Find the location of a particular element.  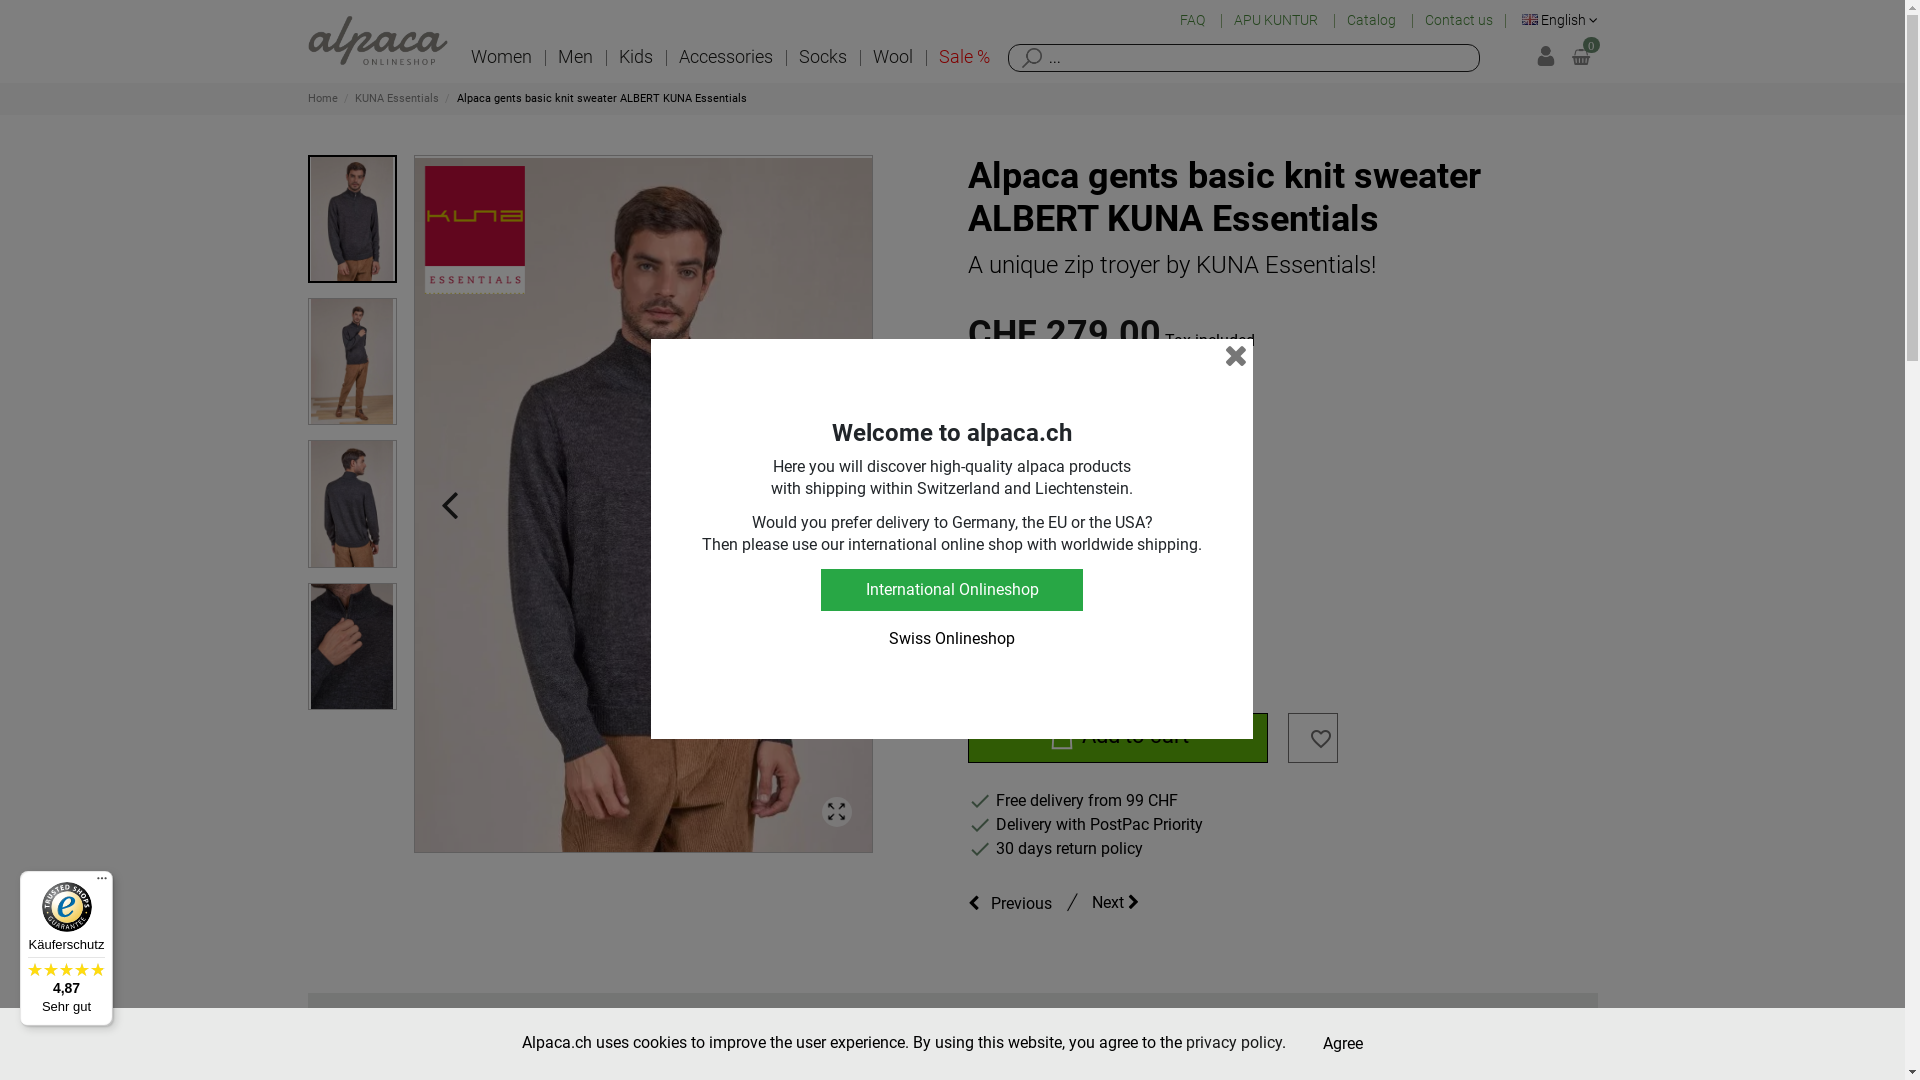

'Sale %' is located at coordinates (964, 56).